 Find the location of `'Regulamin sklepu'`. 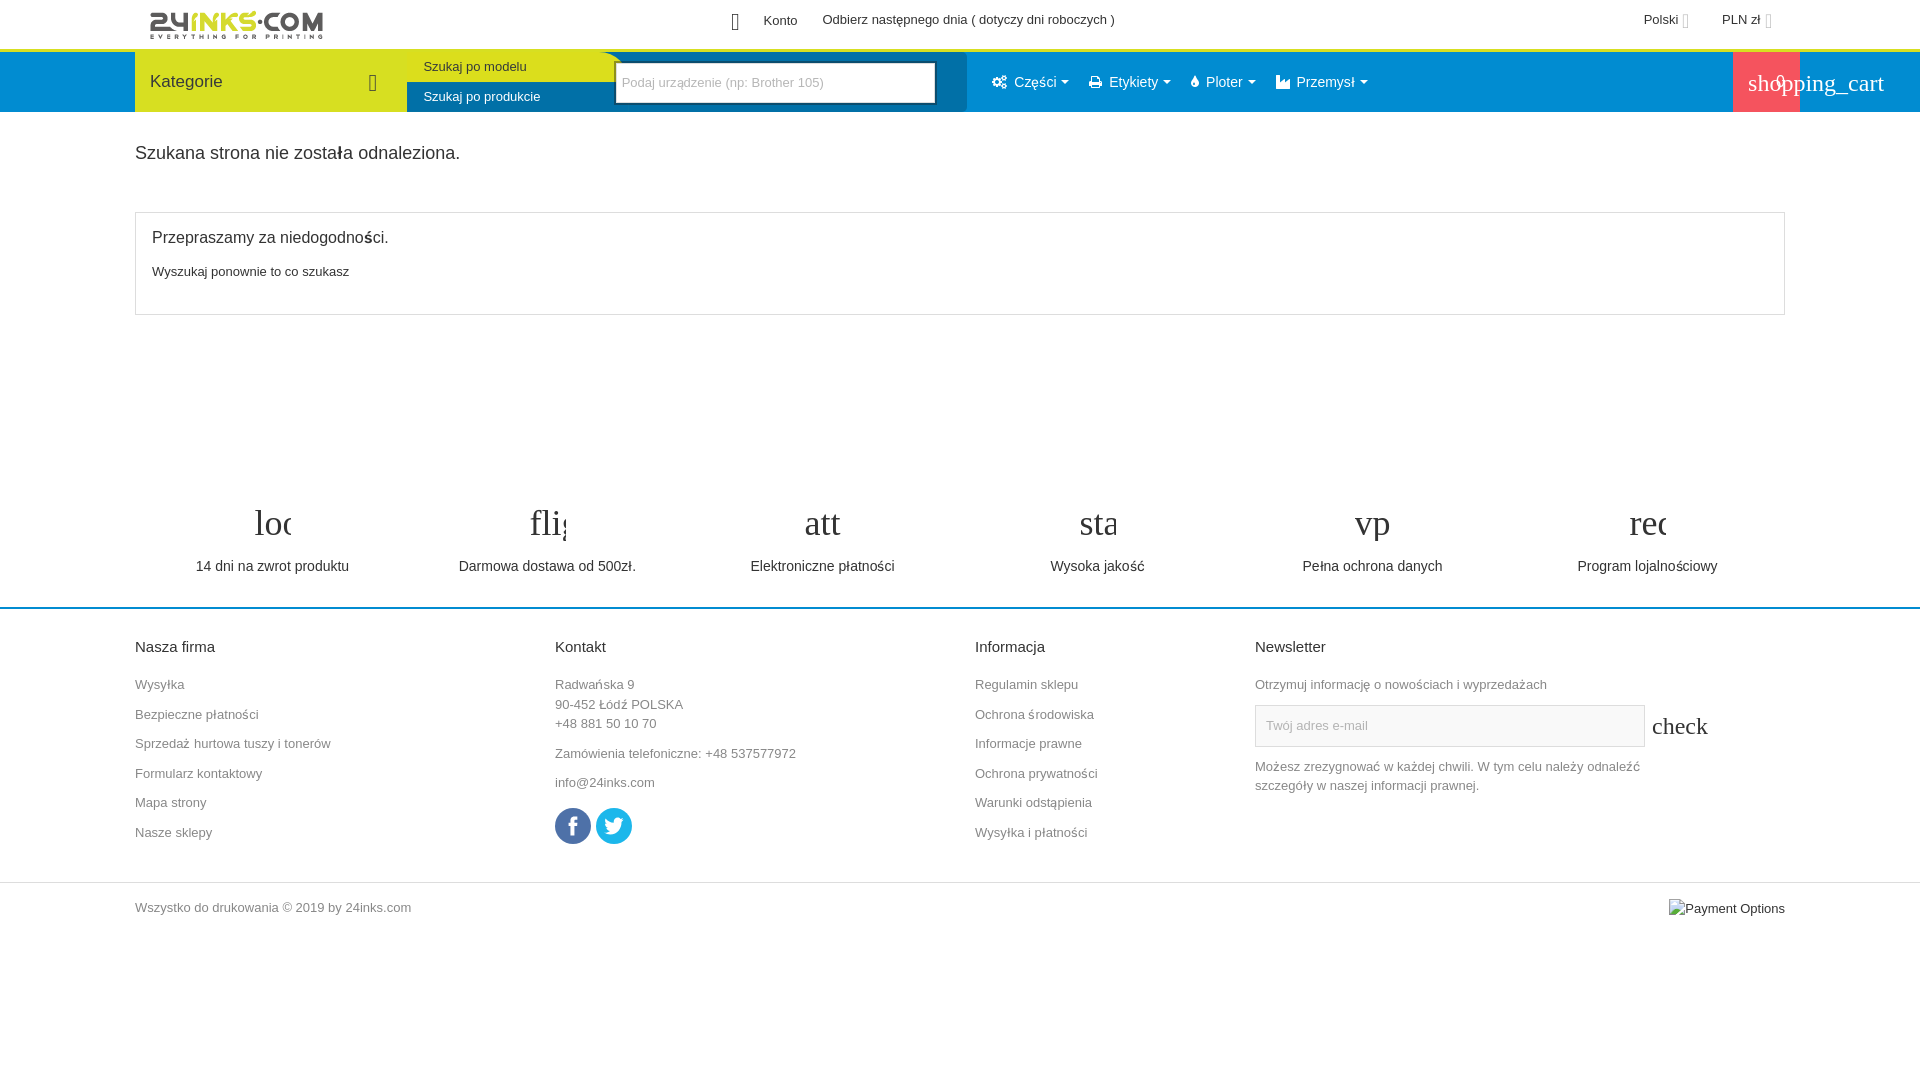

'Regulamin sklepu' is located at coordinates (1026, 683).